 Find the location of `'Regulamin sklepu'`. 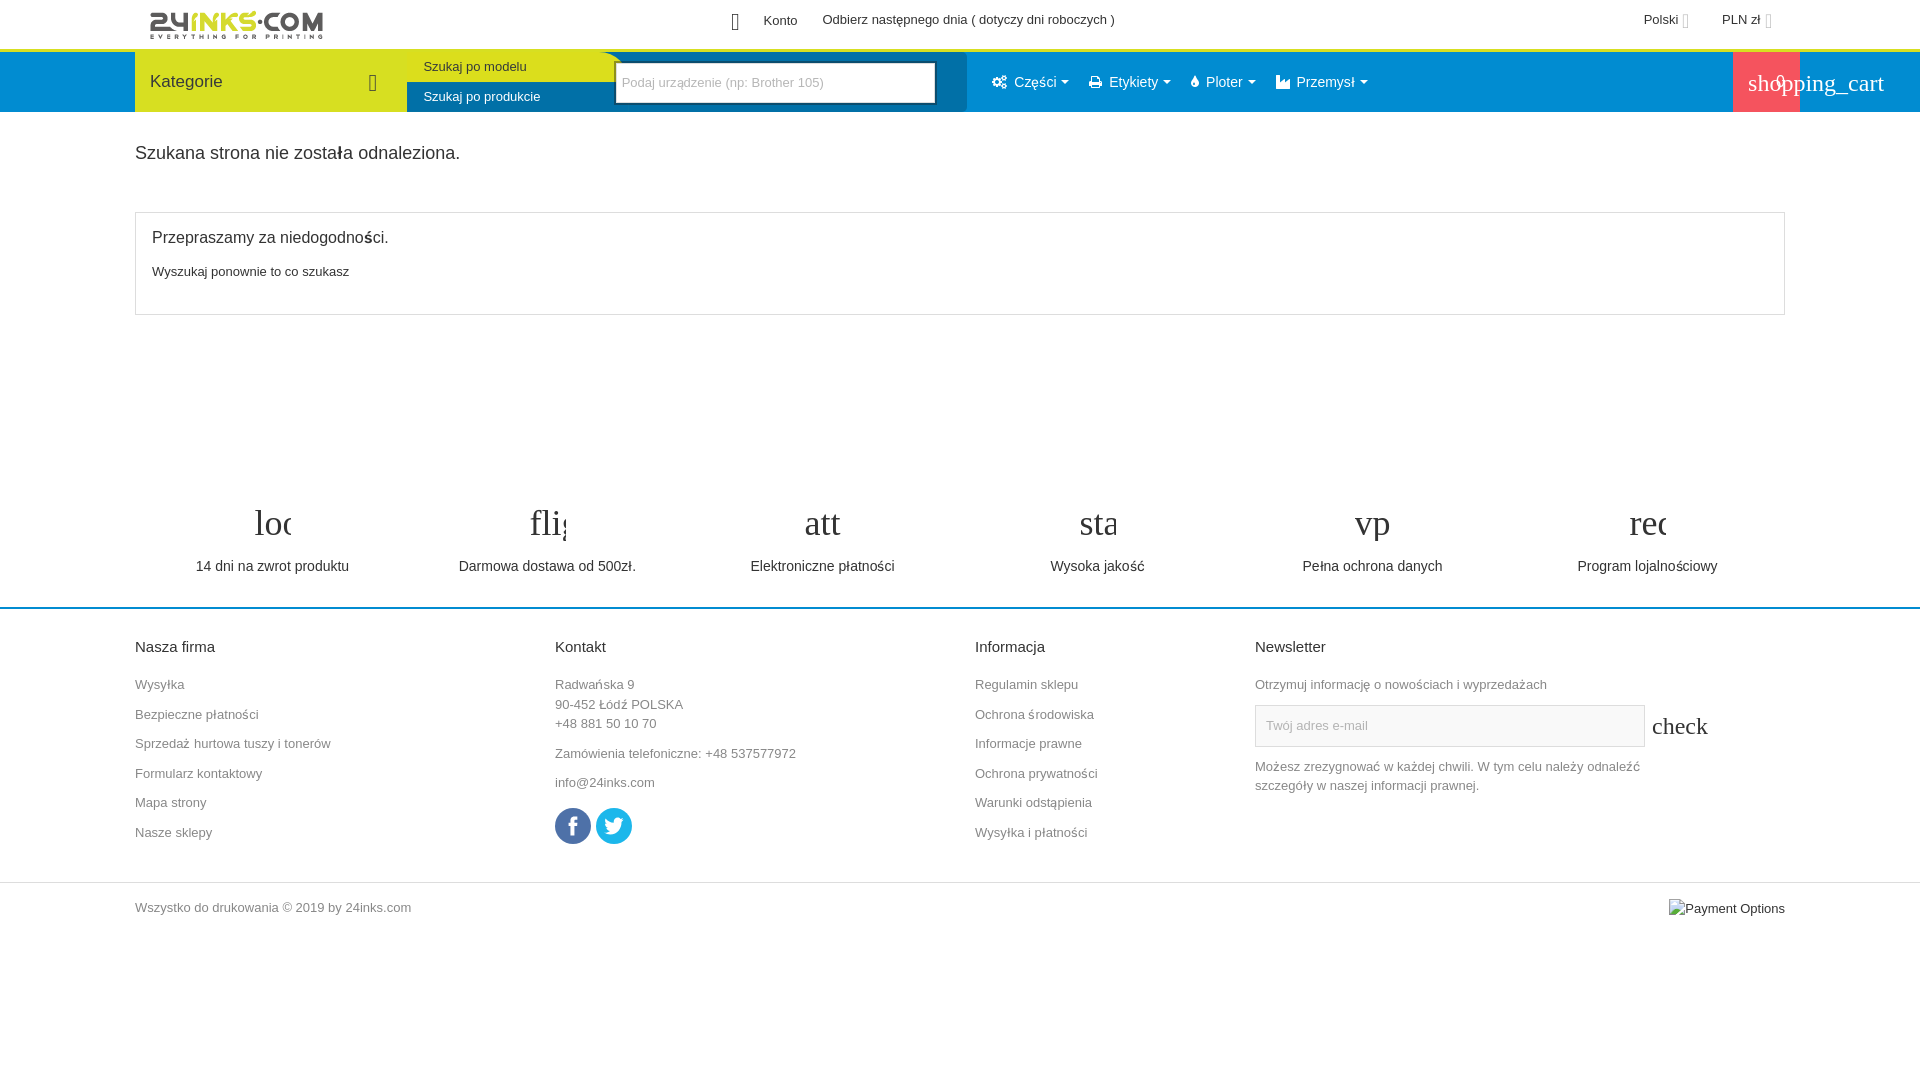

'Regulamin sklepu' is located at coordinates (1026, 683).